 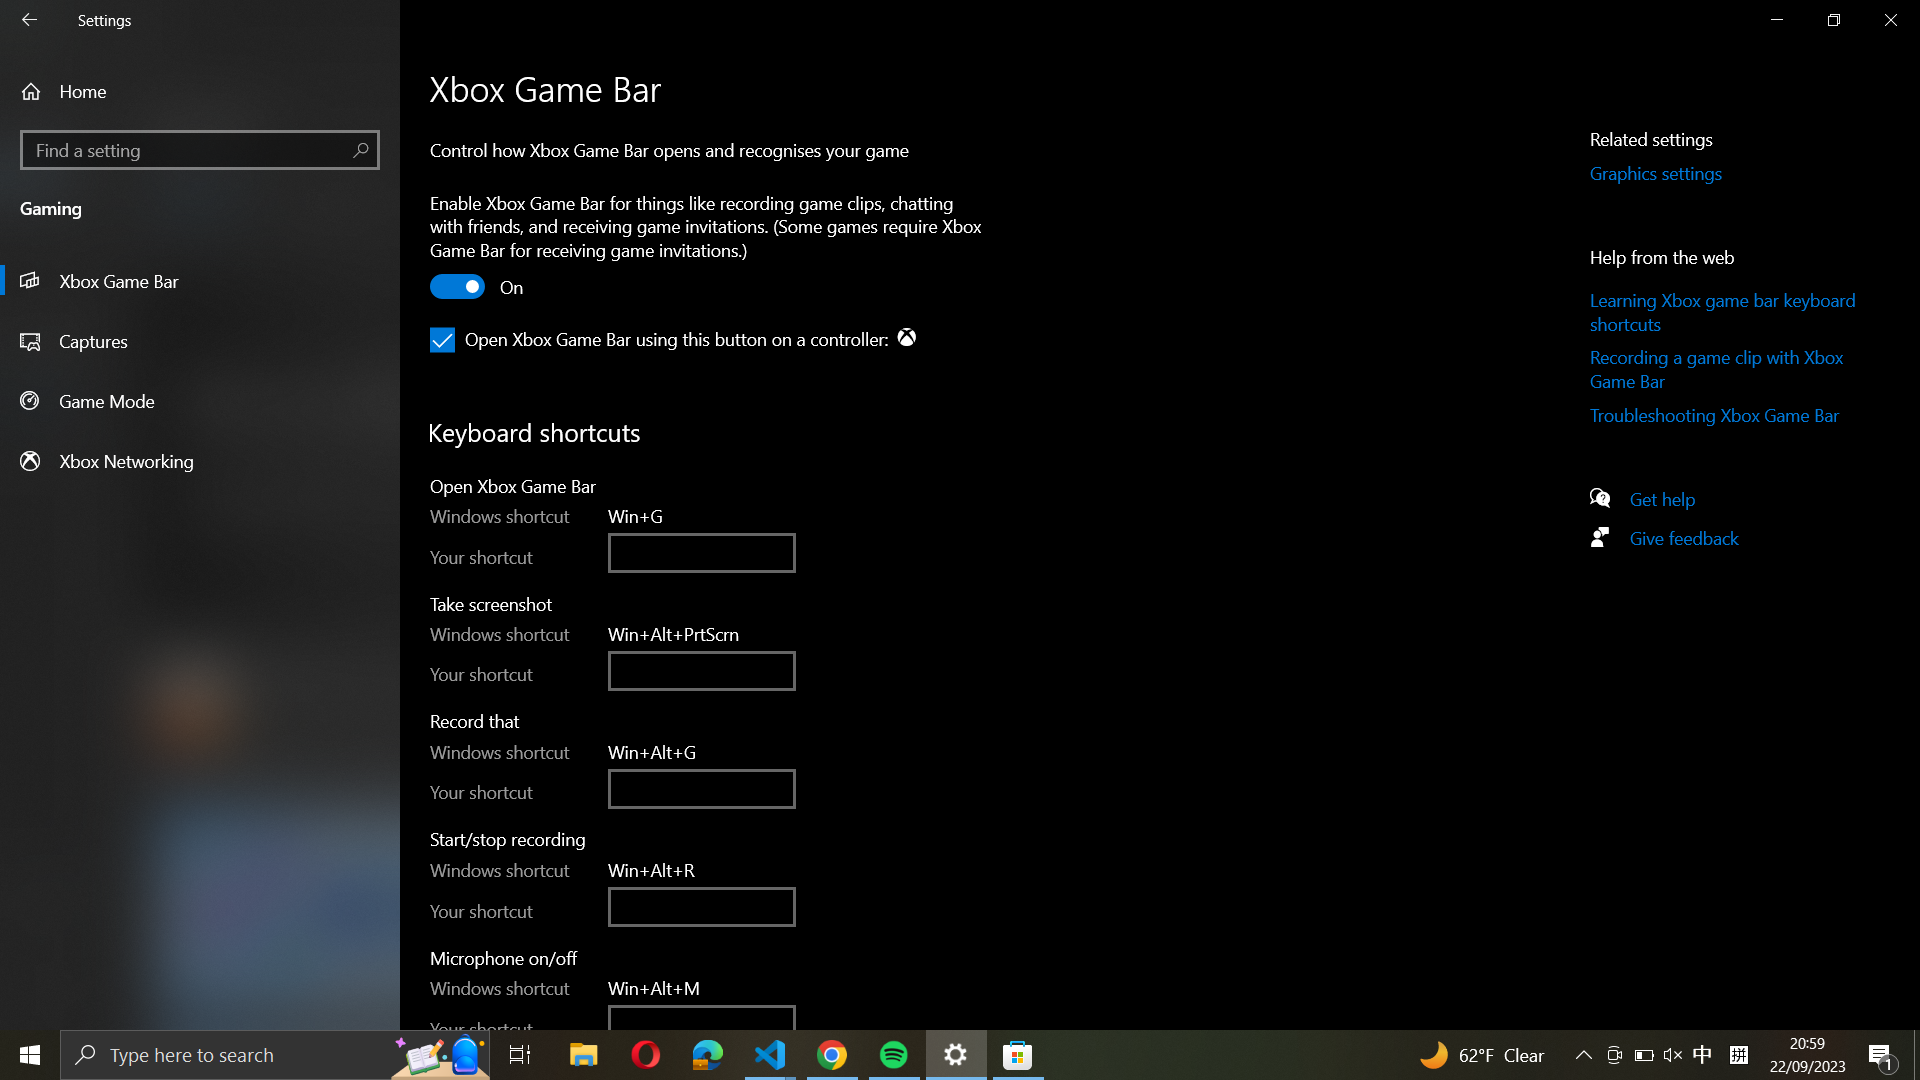 I want to click on the network settings on Xbox, so click(x=200, y=460).